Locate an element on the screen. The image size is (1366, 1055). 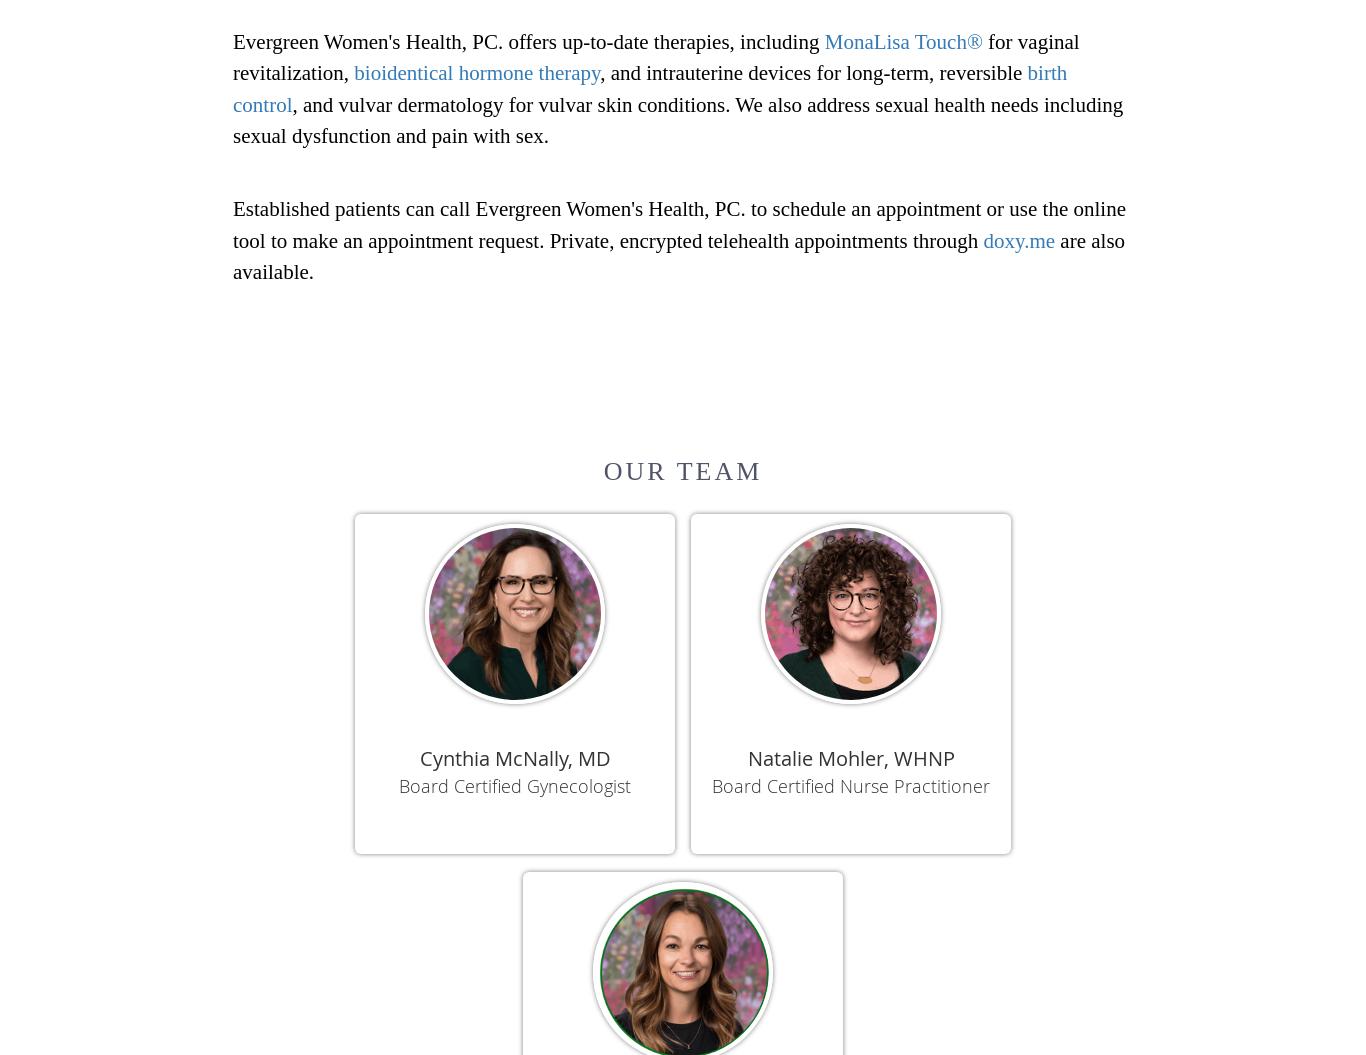
'Our Team' is located at coordinates (681, 471).